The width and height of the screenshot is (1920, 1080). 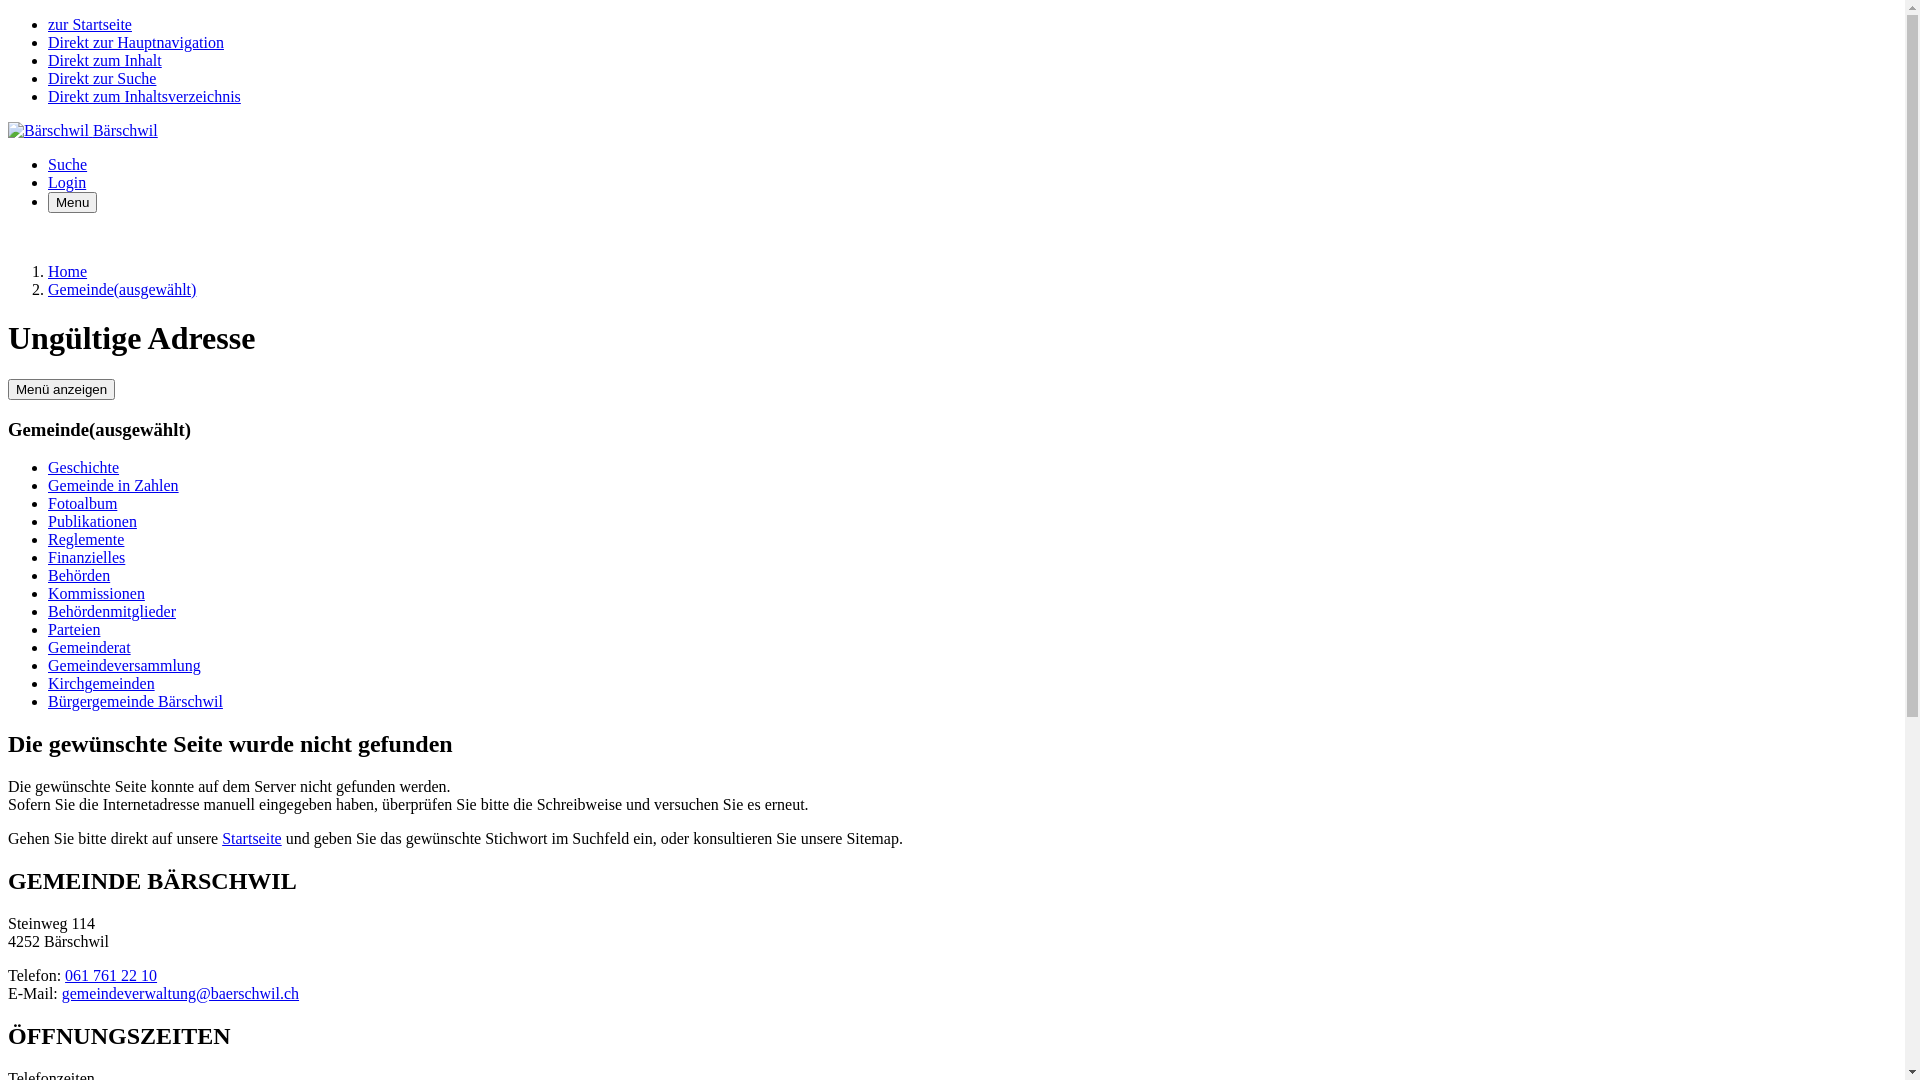 What do you see at coordinates (88, 647) in the screenshot?
I see `'Gemeinderat'` at bounding box center [88, 647].